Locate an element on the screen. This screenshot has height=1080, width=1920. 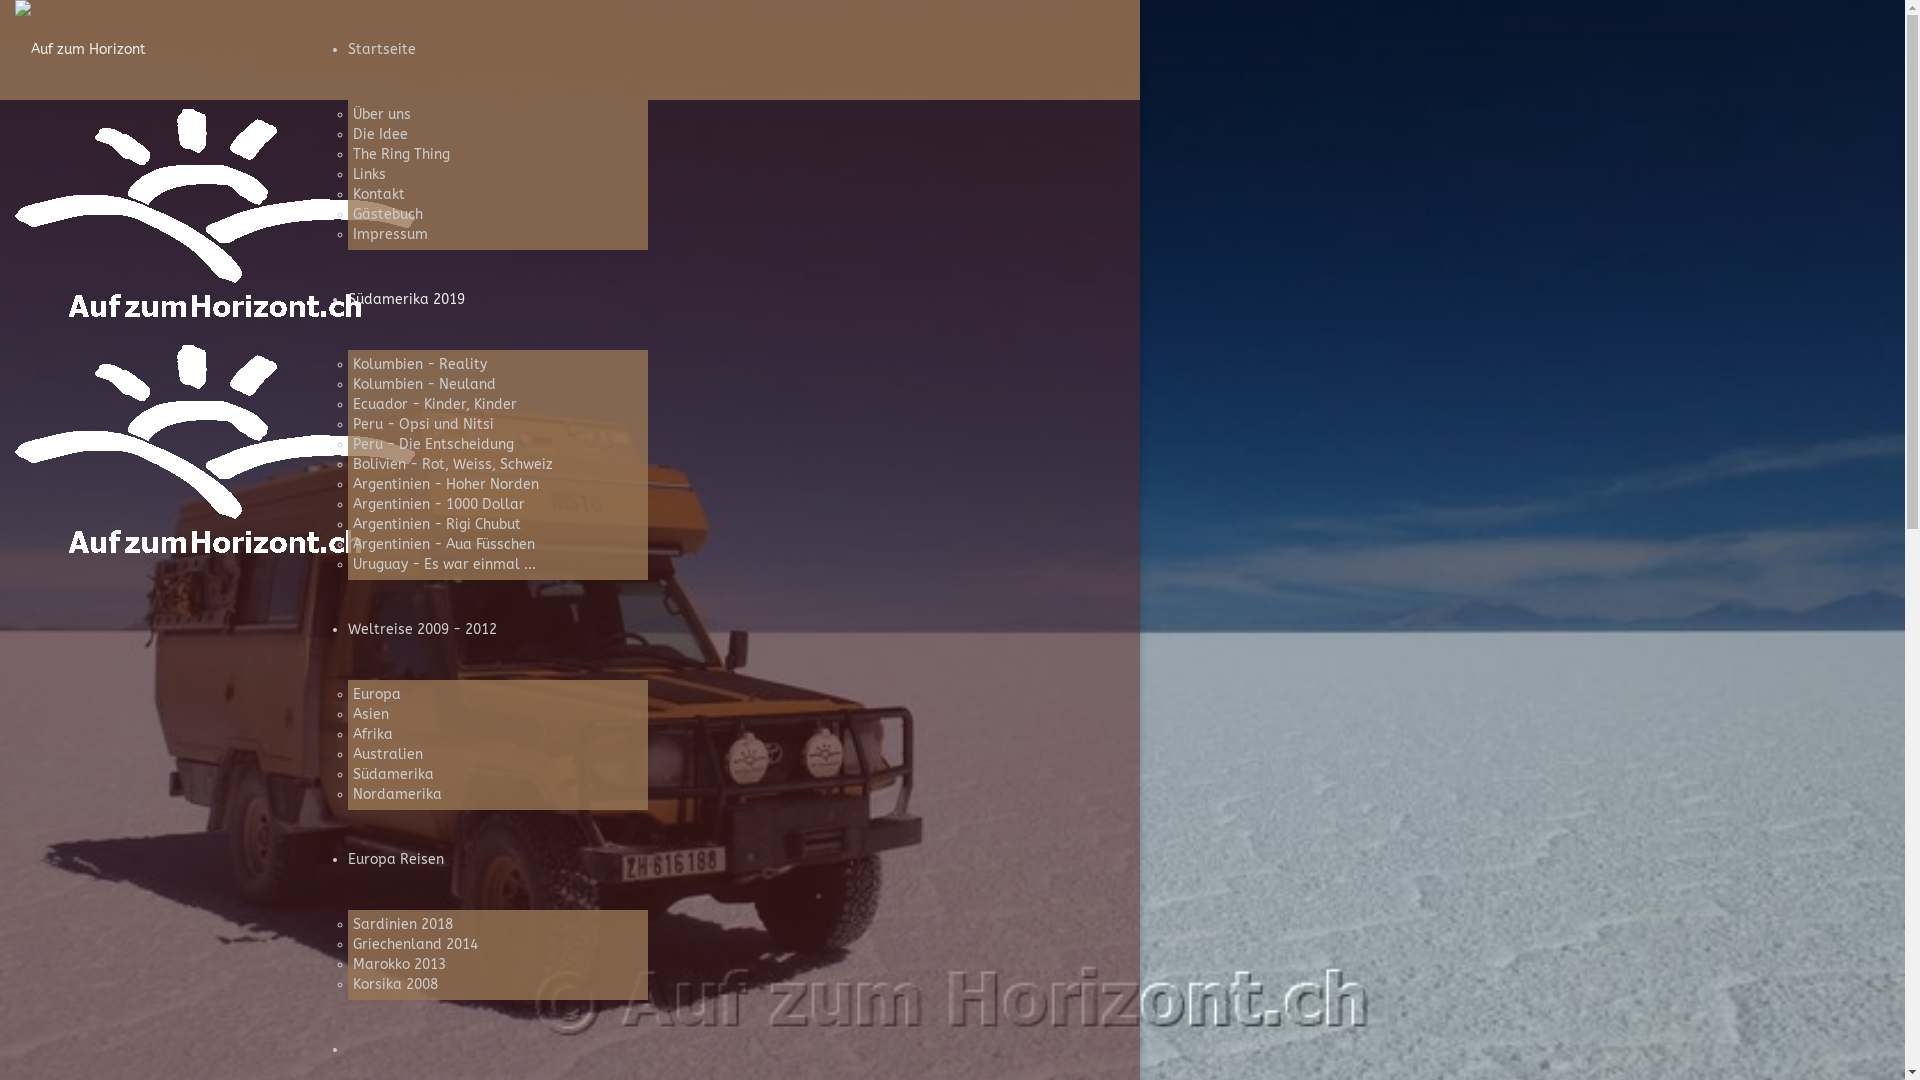
'Kolumbien - Neuland' is located at coordinates (351, 384).